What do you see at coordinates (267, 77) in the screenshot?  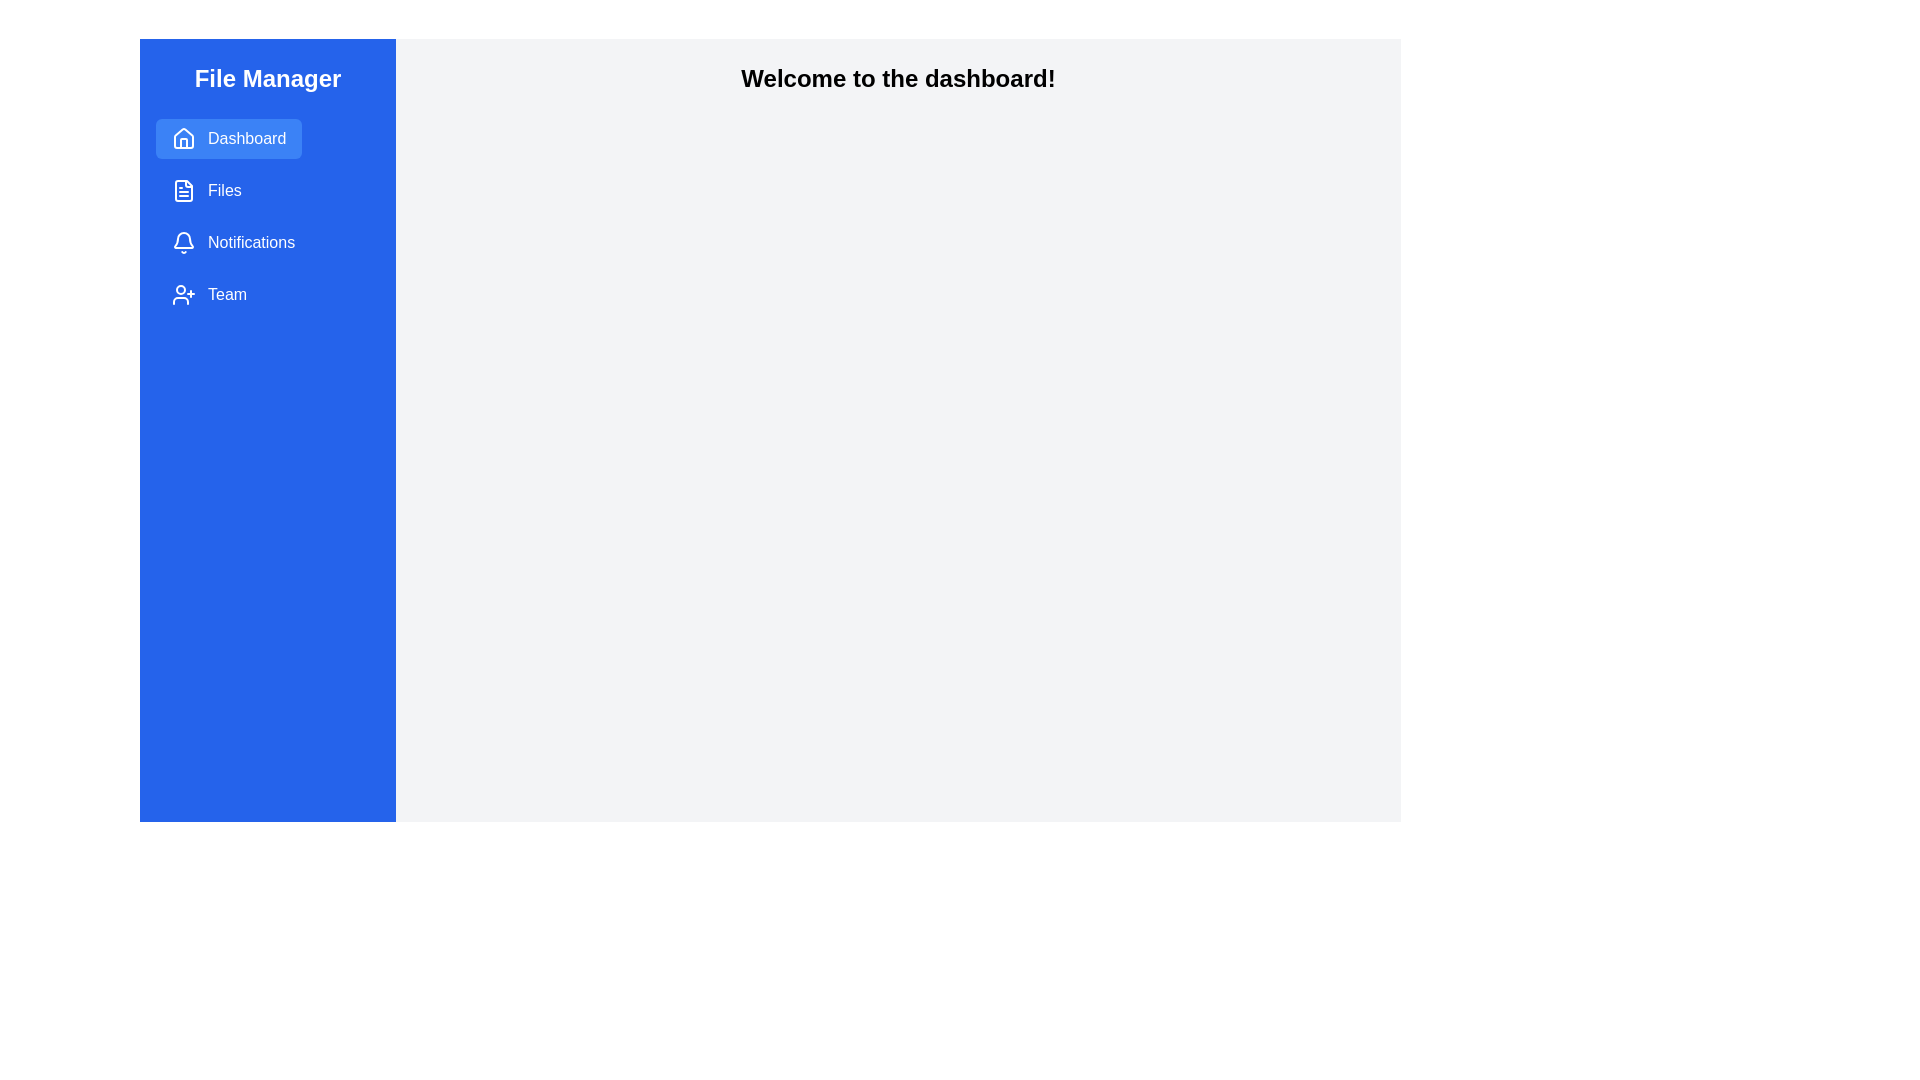 I see `the 'File Manager' title located at the top of the sidebar navigation` at bounding box center [267, 77].